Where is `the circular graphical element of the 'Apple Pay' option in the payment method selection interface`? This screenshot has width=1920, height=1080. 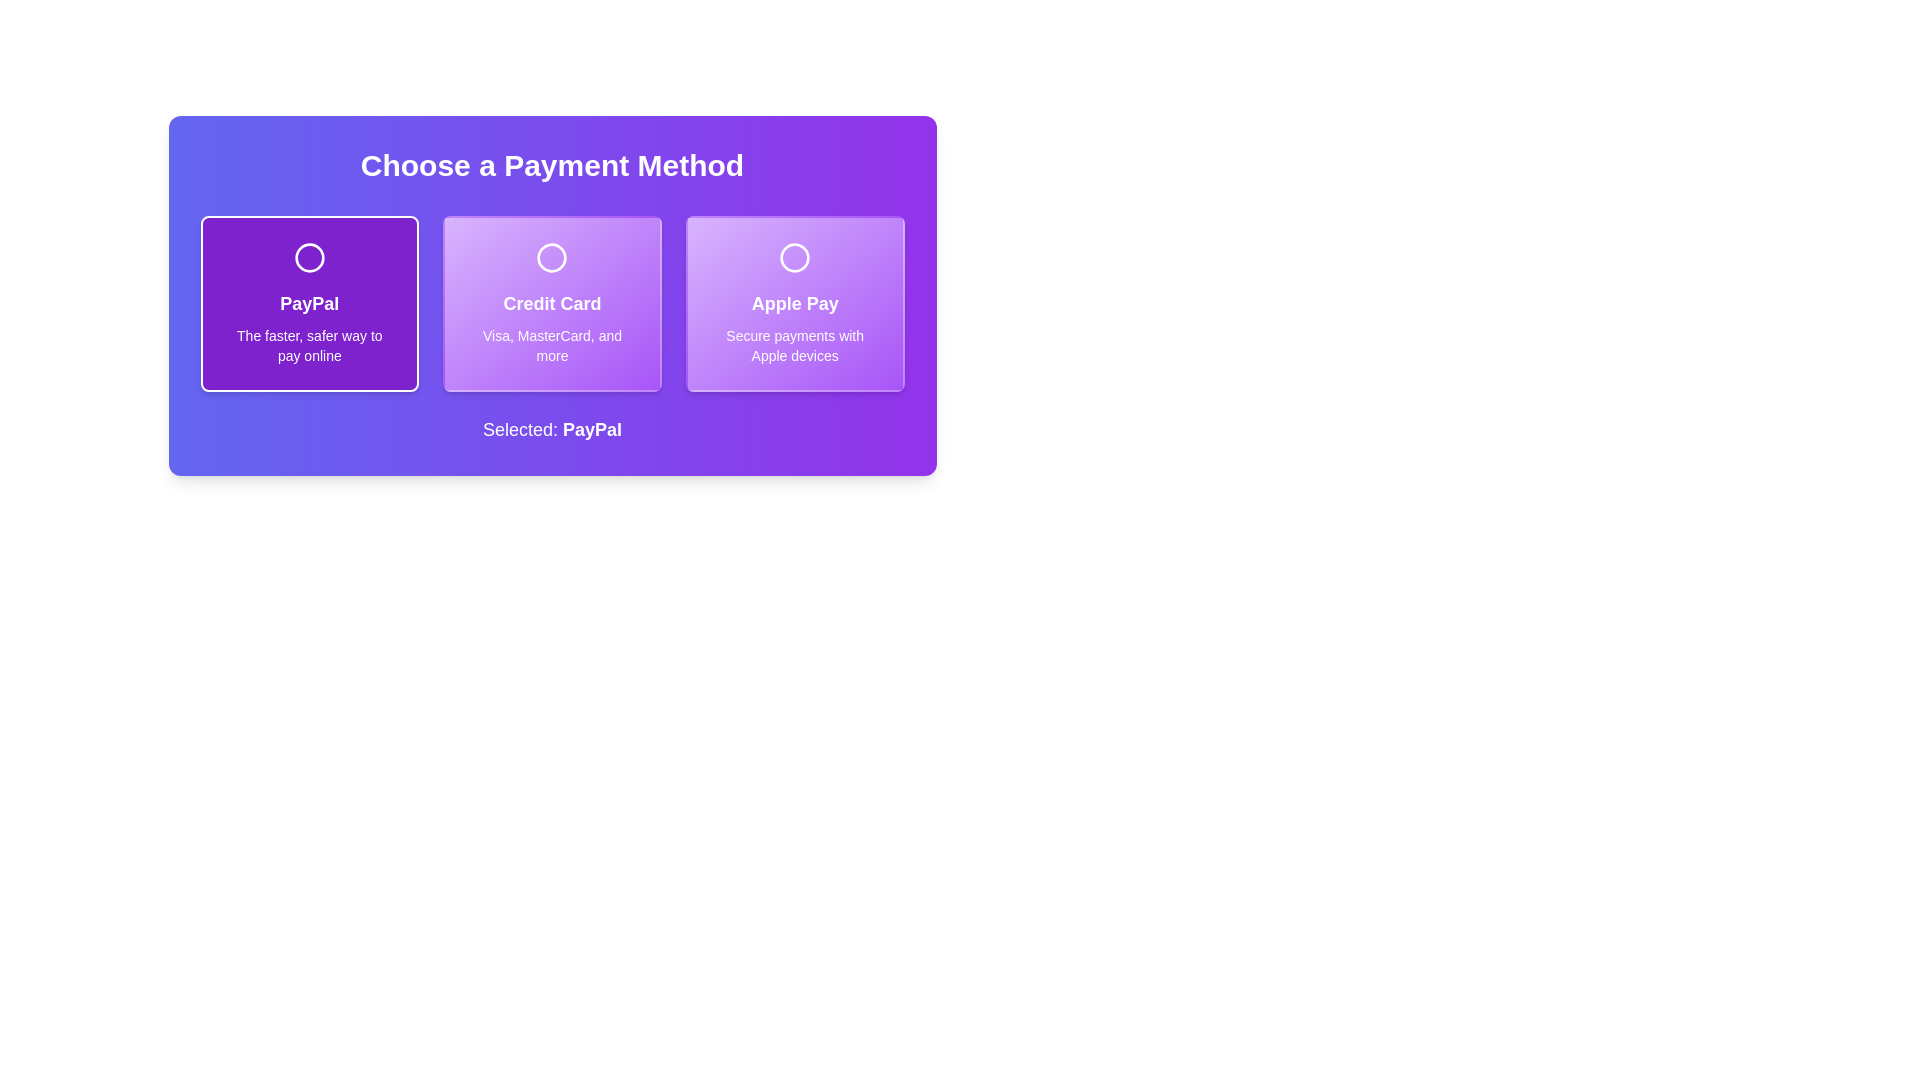 the circular graphical element of the 'Apple Pay' option in the payment method selection interface is located at coordinates (794, 257).